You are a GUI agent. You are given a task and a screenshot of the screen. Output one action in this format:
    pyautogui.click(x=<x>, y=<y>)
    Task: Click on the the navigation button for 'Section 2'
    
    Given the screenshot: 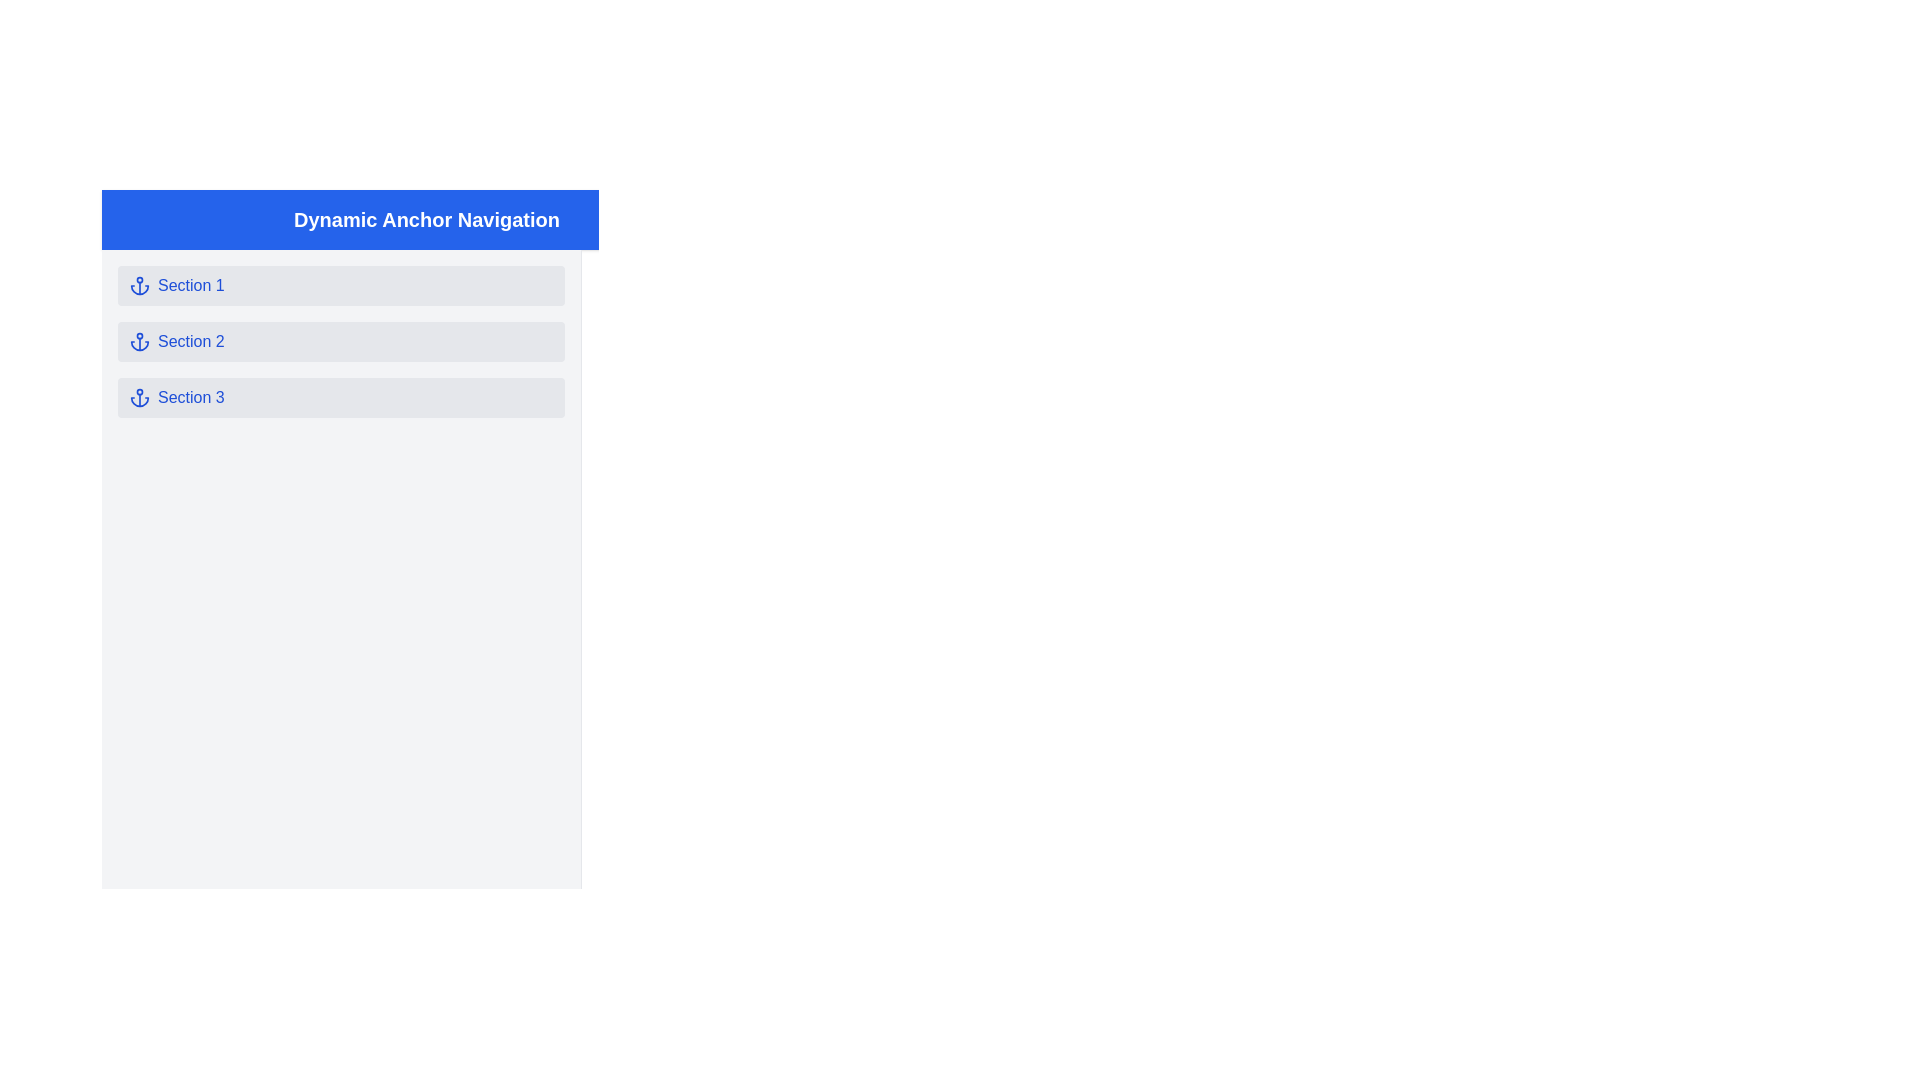 What is the action you would take?
    pyautogui.click(x=341, y=341)
    